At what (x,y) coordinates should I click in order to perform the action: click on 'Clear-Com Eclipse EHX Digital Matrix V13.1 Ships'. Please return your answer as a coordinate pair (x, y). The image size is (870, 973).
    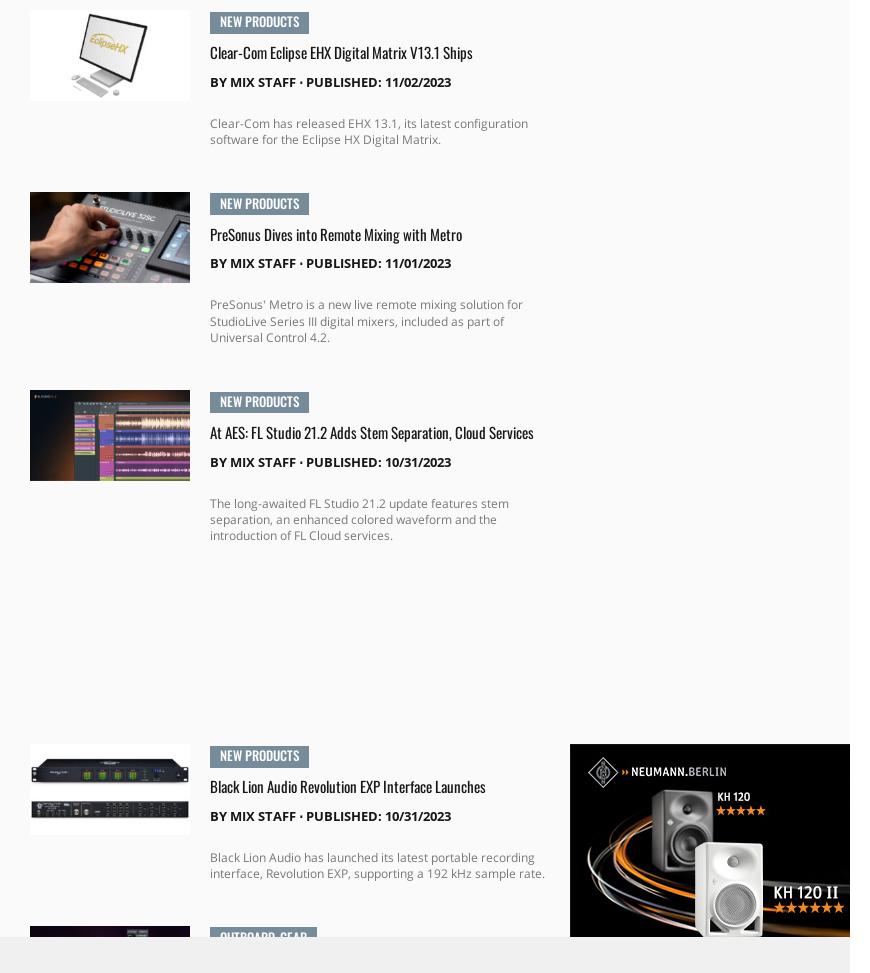
    Looking at the image, I should click on (340, 51).